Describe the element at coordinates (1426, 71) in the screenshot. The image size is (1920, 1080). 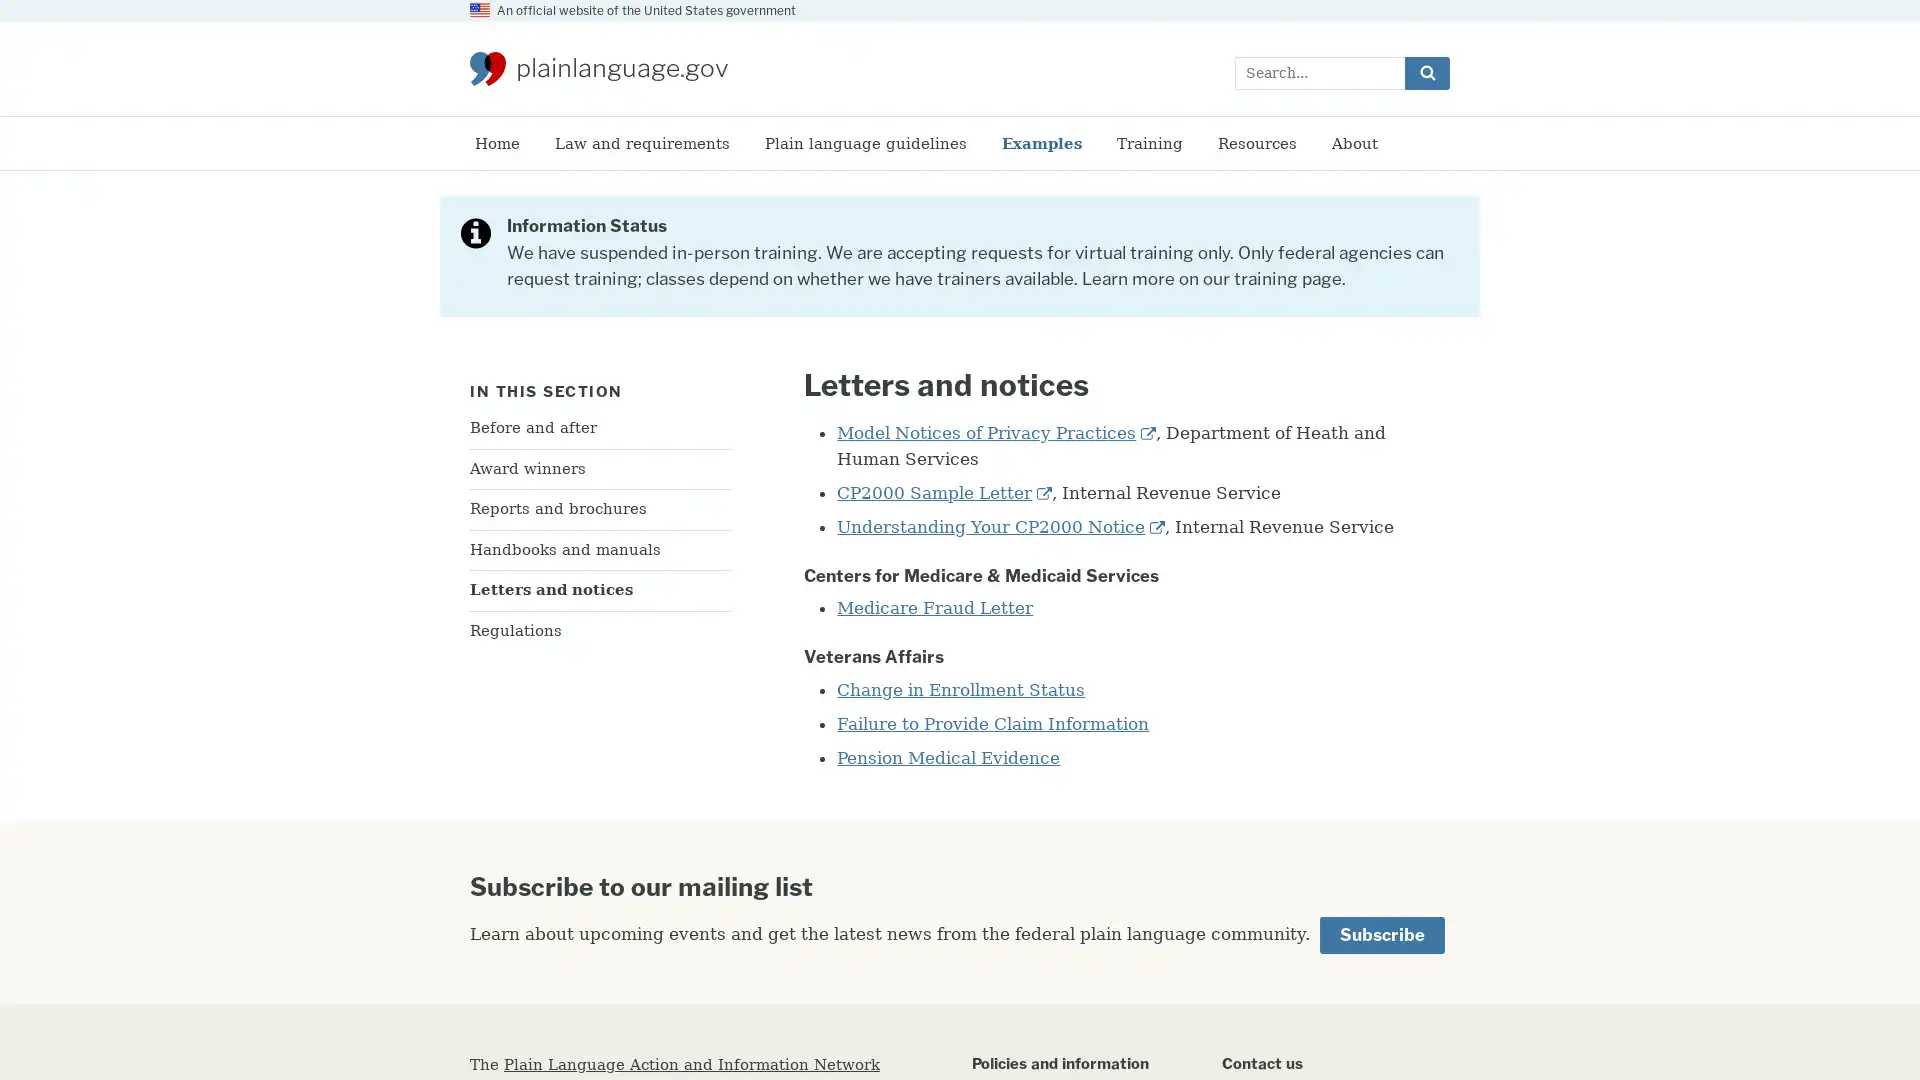
I see `Search` at that location.